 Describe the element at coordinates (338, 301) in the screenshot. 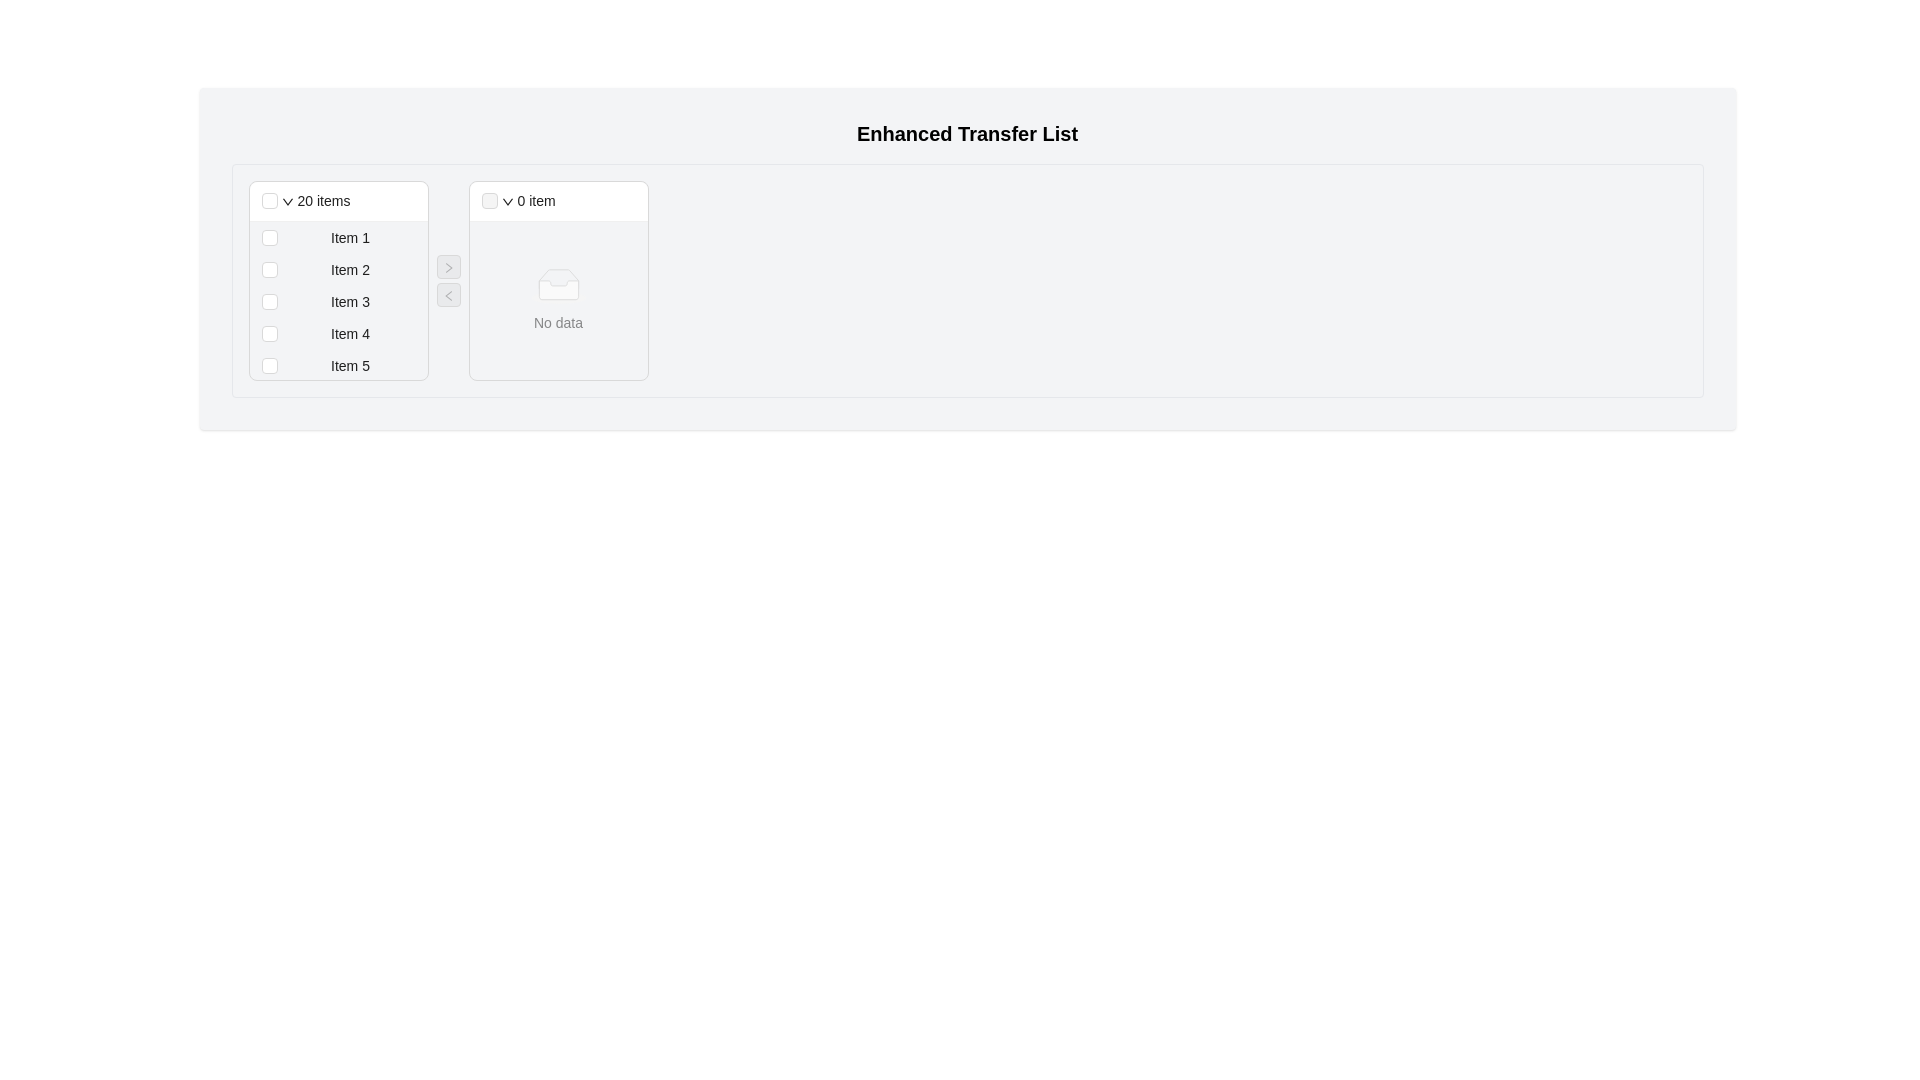

I see `the checkbox of the list item labeled 'Item 3'` at that location.